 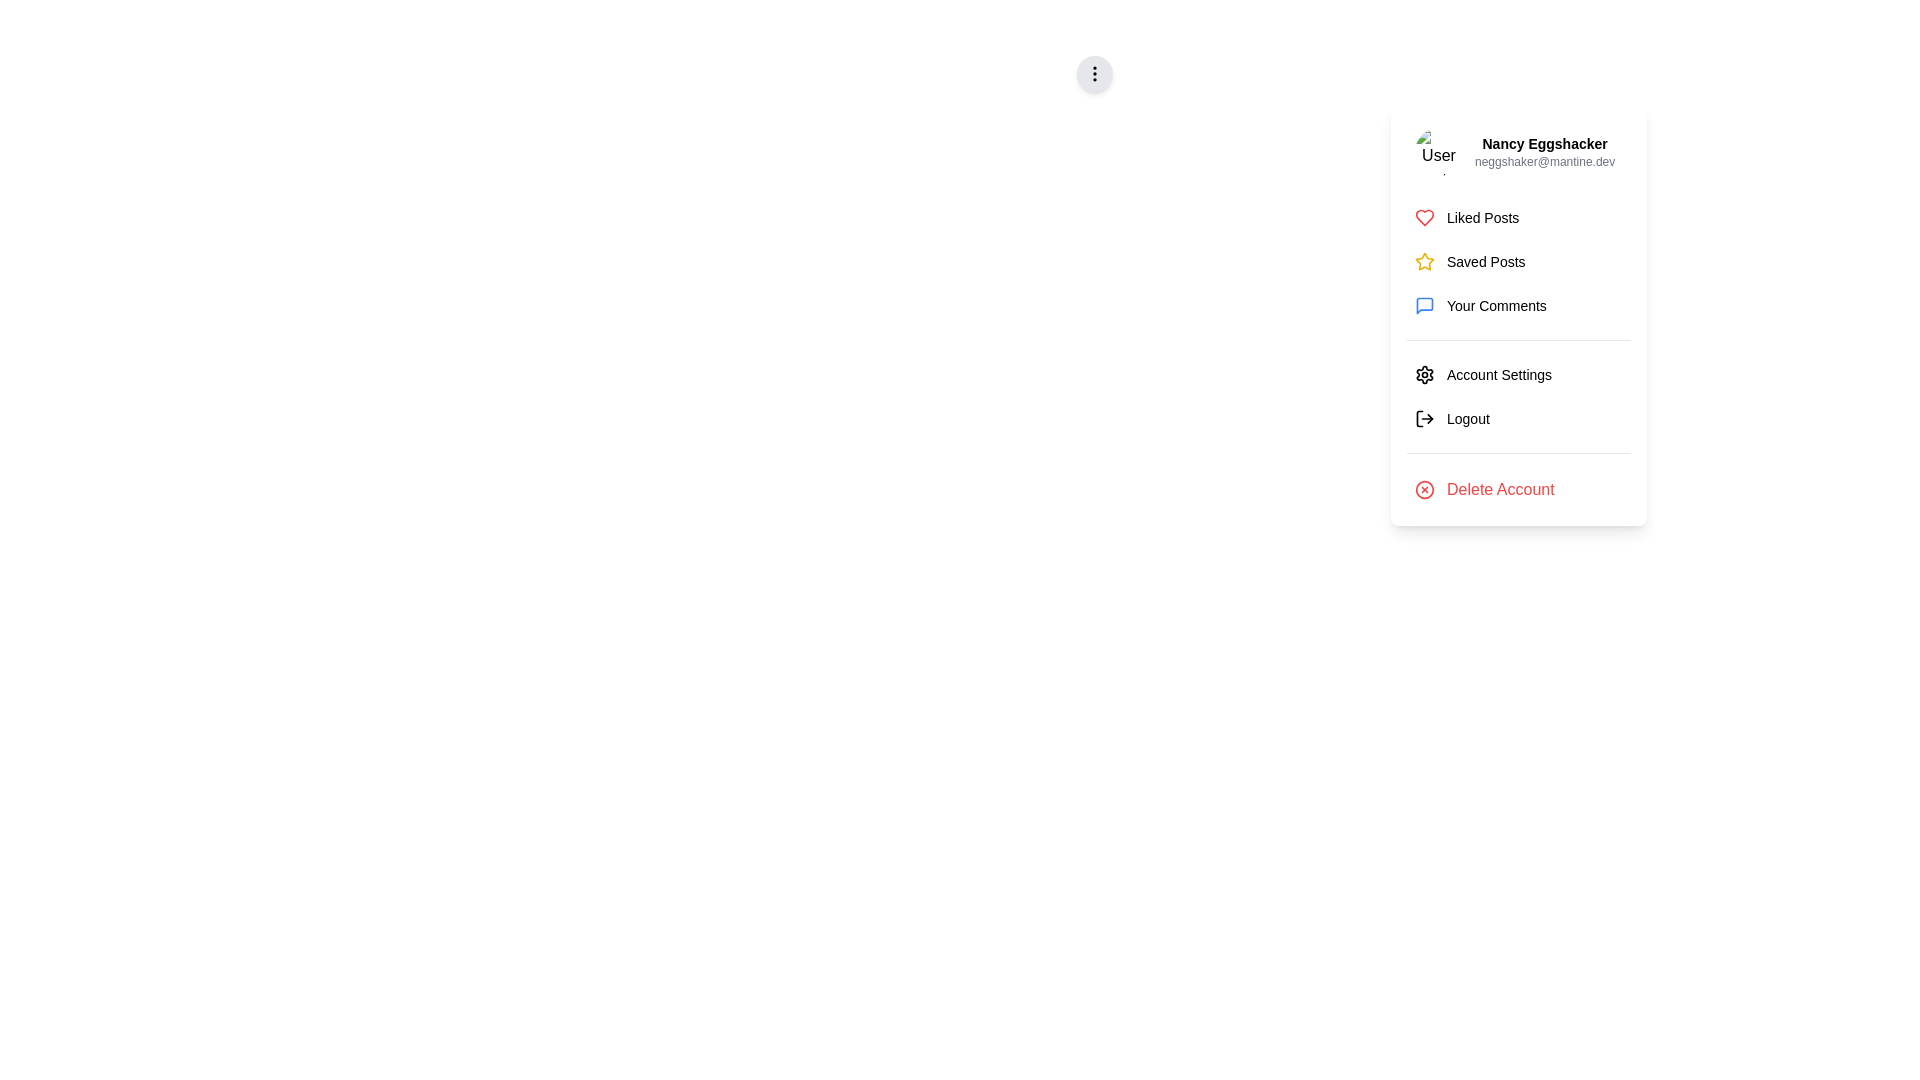 What do you see at coordinates (1544, 150) in the screenshot?
I see `information displayed in the text component showing the name 'Nancy Eggshacker' and the email 'neggshaker@mantine.dev', which is located in the dropdown menu next to the user avatar icon` at bounding box center [1544, 150].